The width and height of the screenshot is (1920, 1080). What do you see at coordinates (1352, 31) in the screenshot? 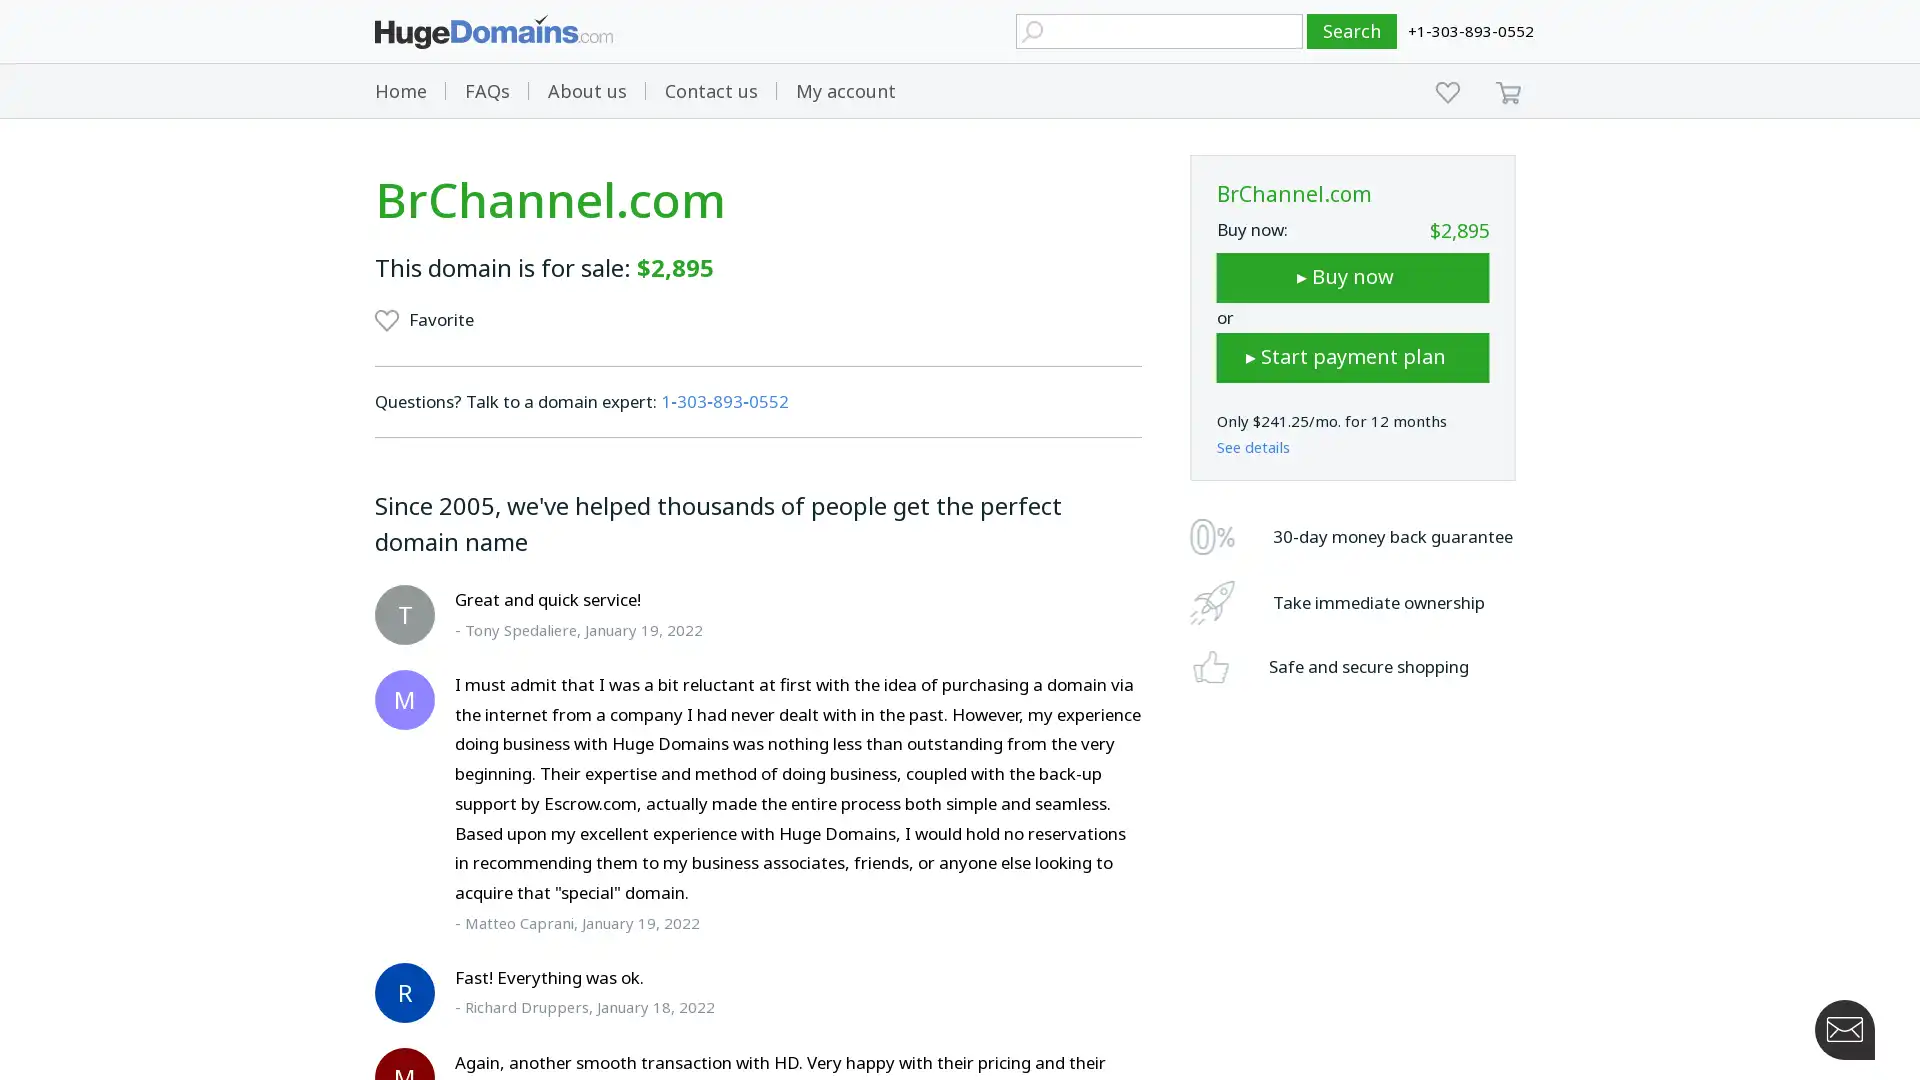
I see `Search` at bounding box center [1352, 31].